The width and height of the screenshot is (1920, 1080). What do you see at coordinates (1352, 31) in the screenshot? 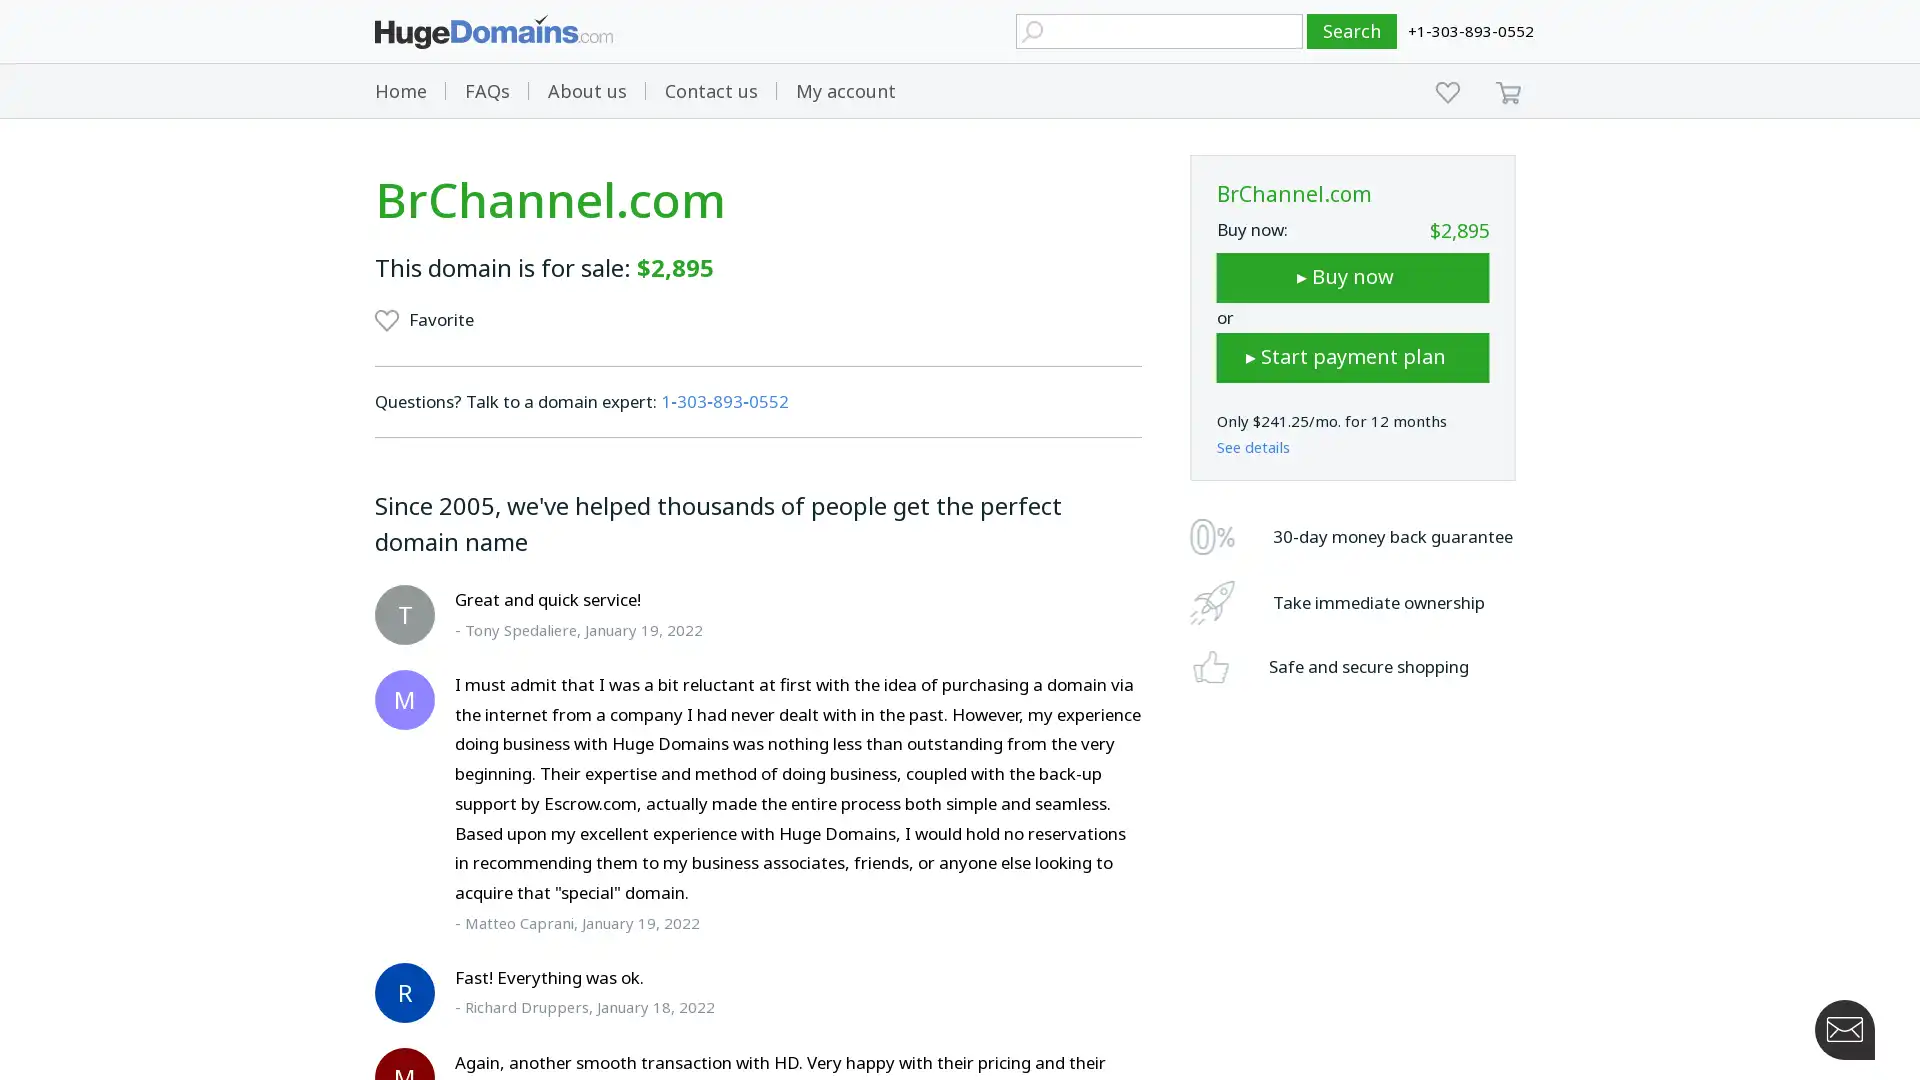
I see `Search` at bounding box center [1352, 31].